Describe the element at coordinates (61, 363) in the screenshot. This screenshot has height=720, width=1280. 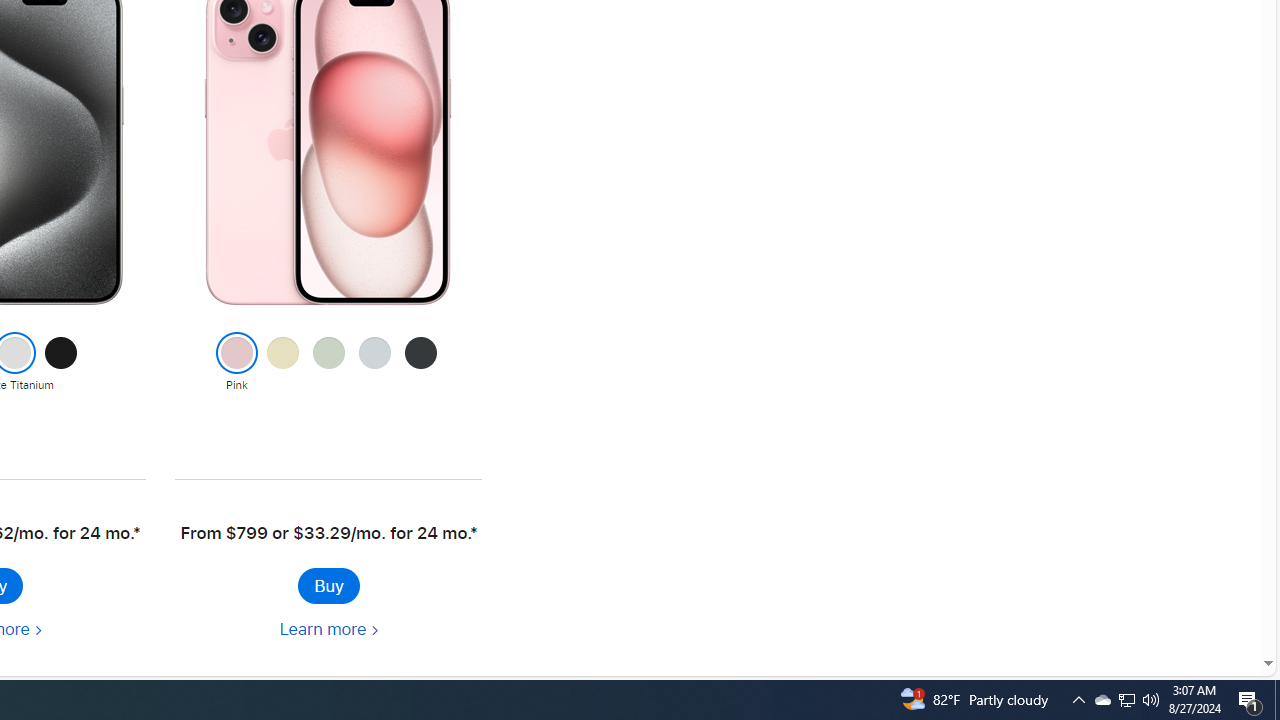
I see `'Black Titanium'` at that location.